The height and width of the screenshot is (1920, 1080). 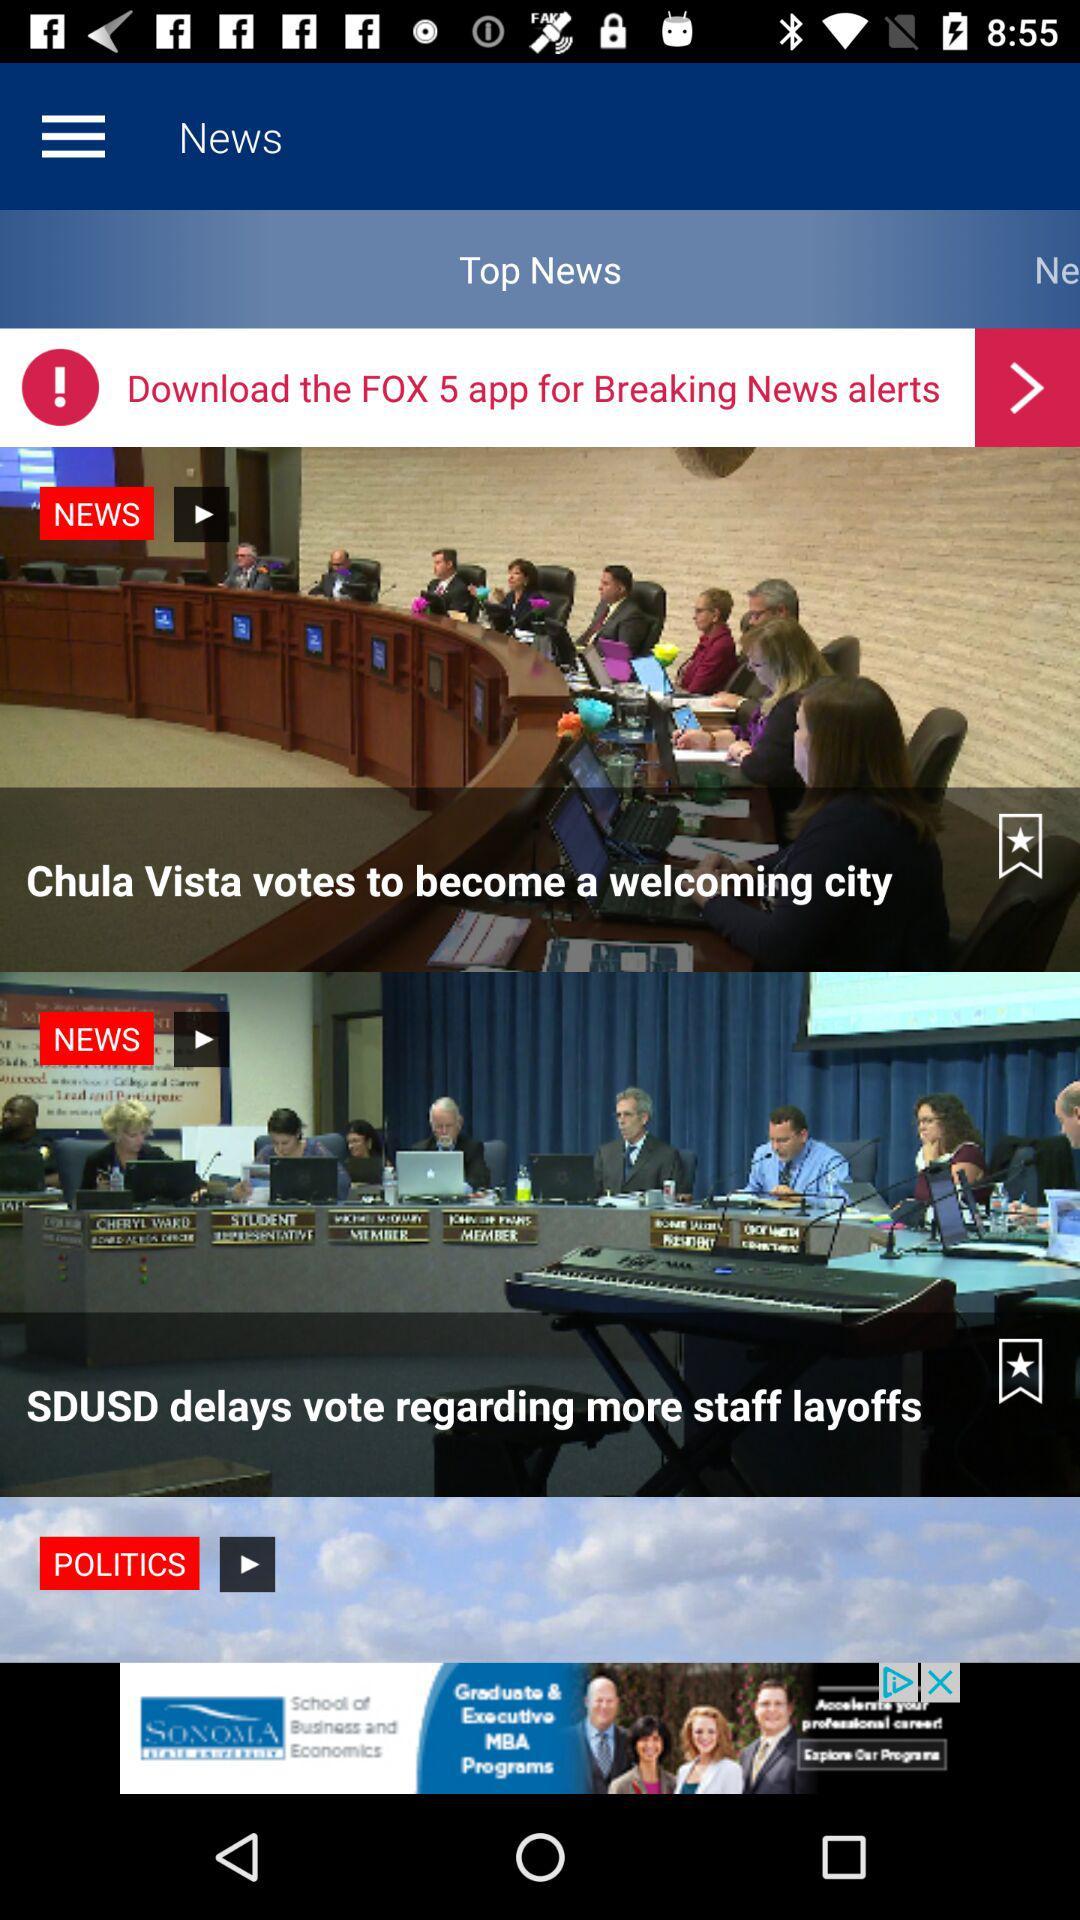 I want to click on click discriiption, so click(x=540, y=1727).